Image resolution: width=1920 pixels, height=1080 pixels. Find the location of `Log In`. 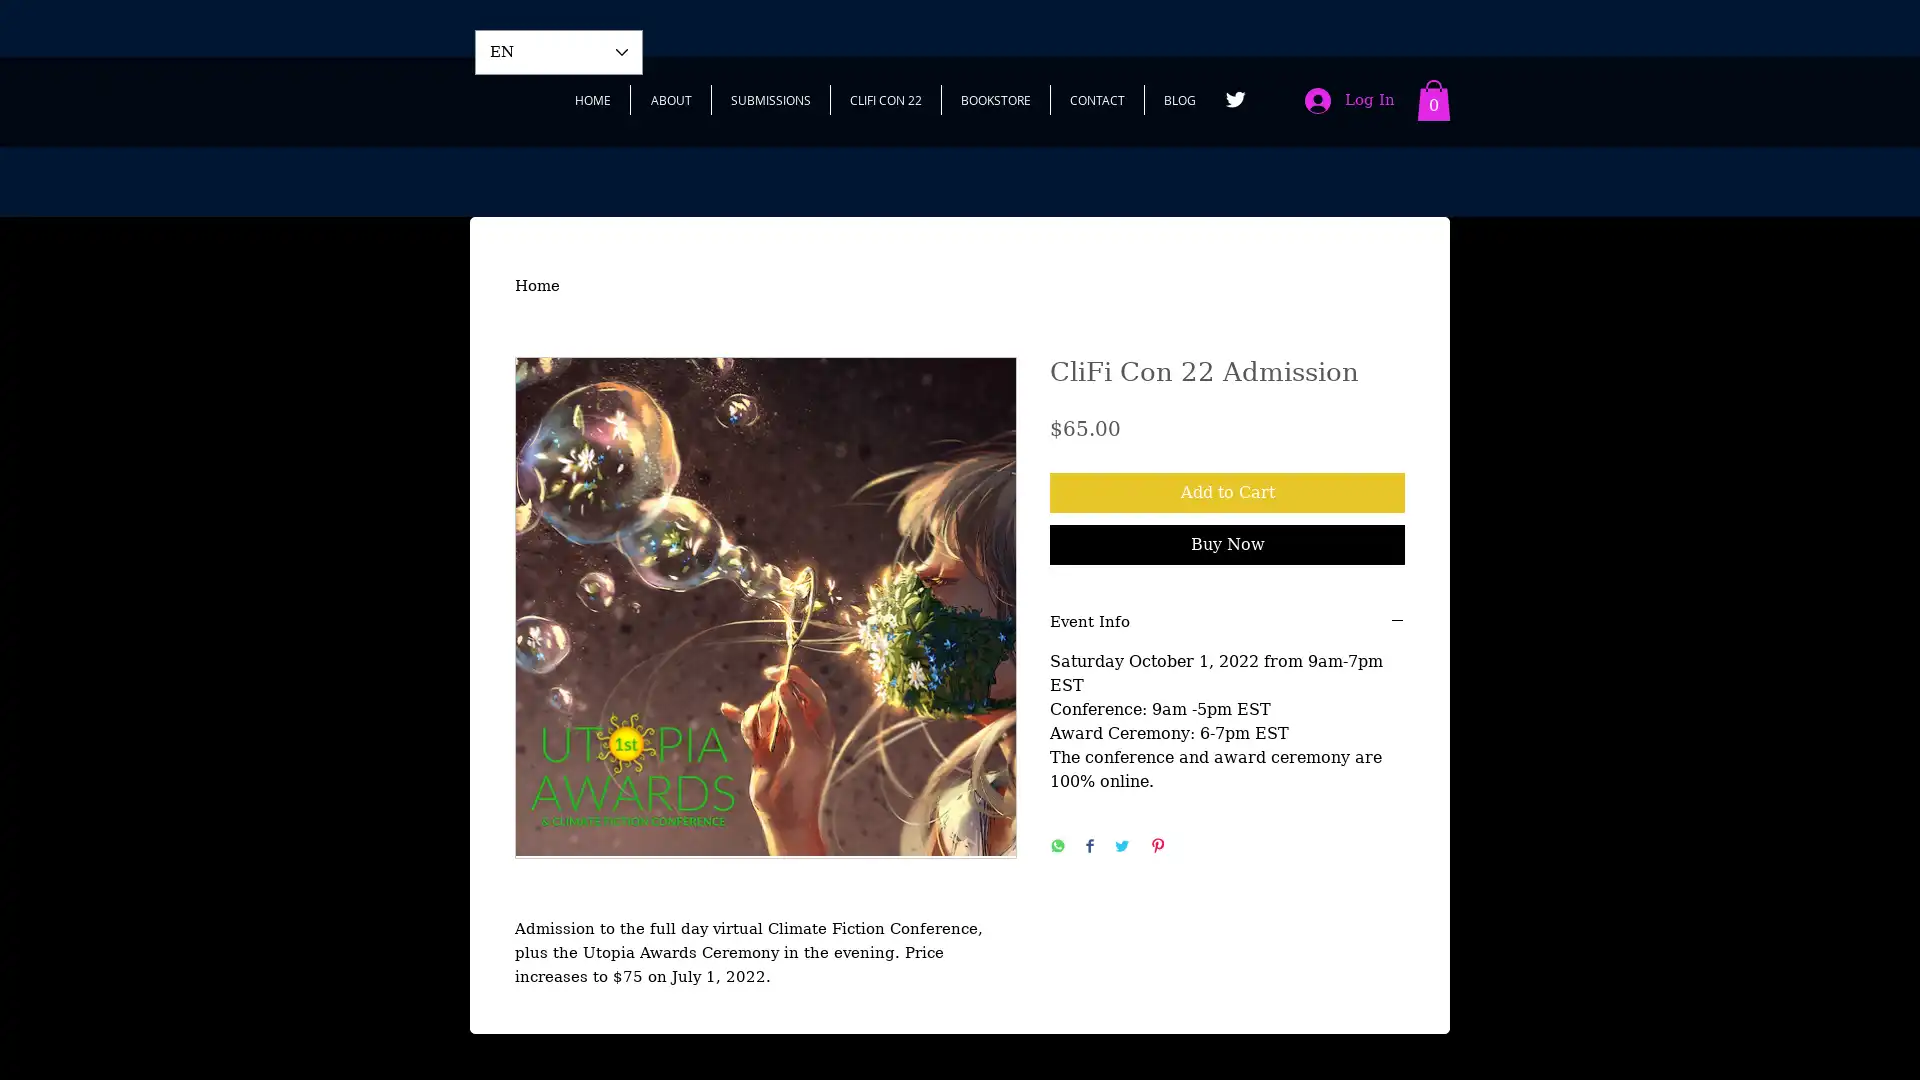

Log In is located at coordinates (1349, 100).